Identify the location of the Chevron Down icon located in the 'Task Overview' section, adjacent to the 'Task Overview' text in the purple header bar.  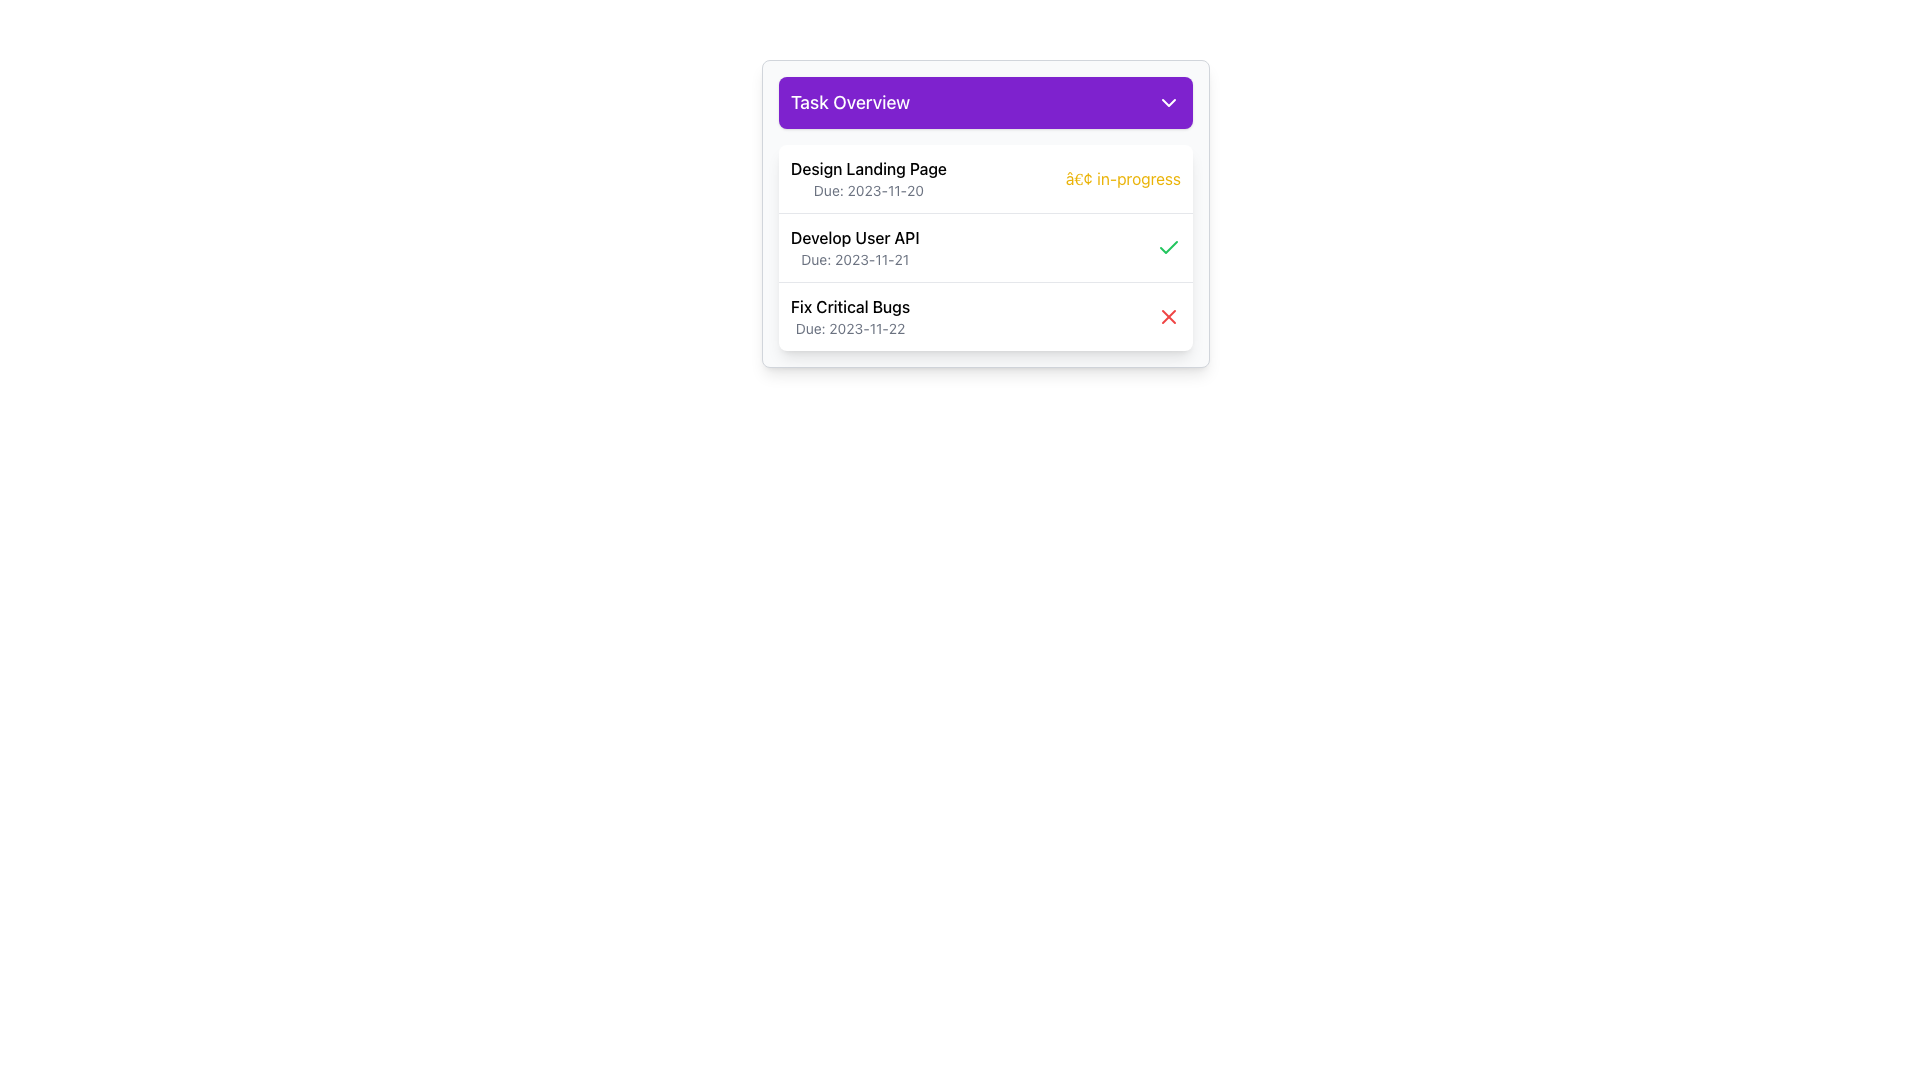
(1169, 103).